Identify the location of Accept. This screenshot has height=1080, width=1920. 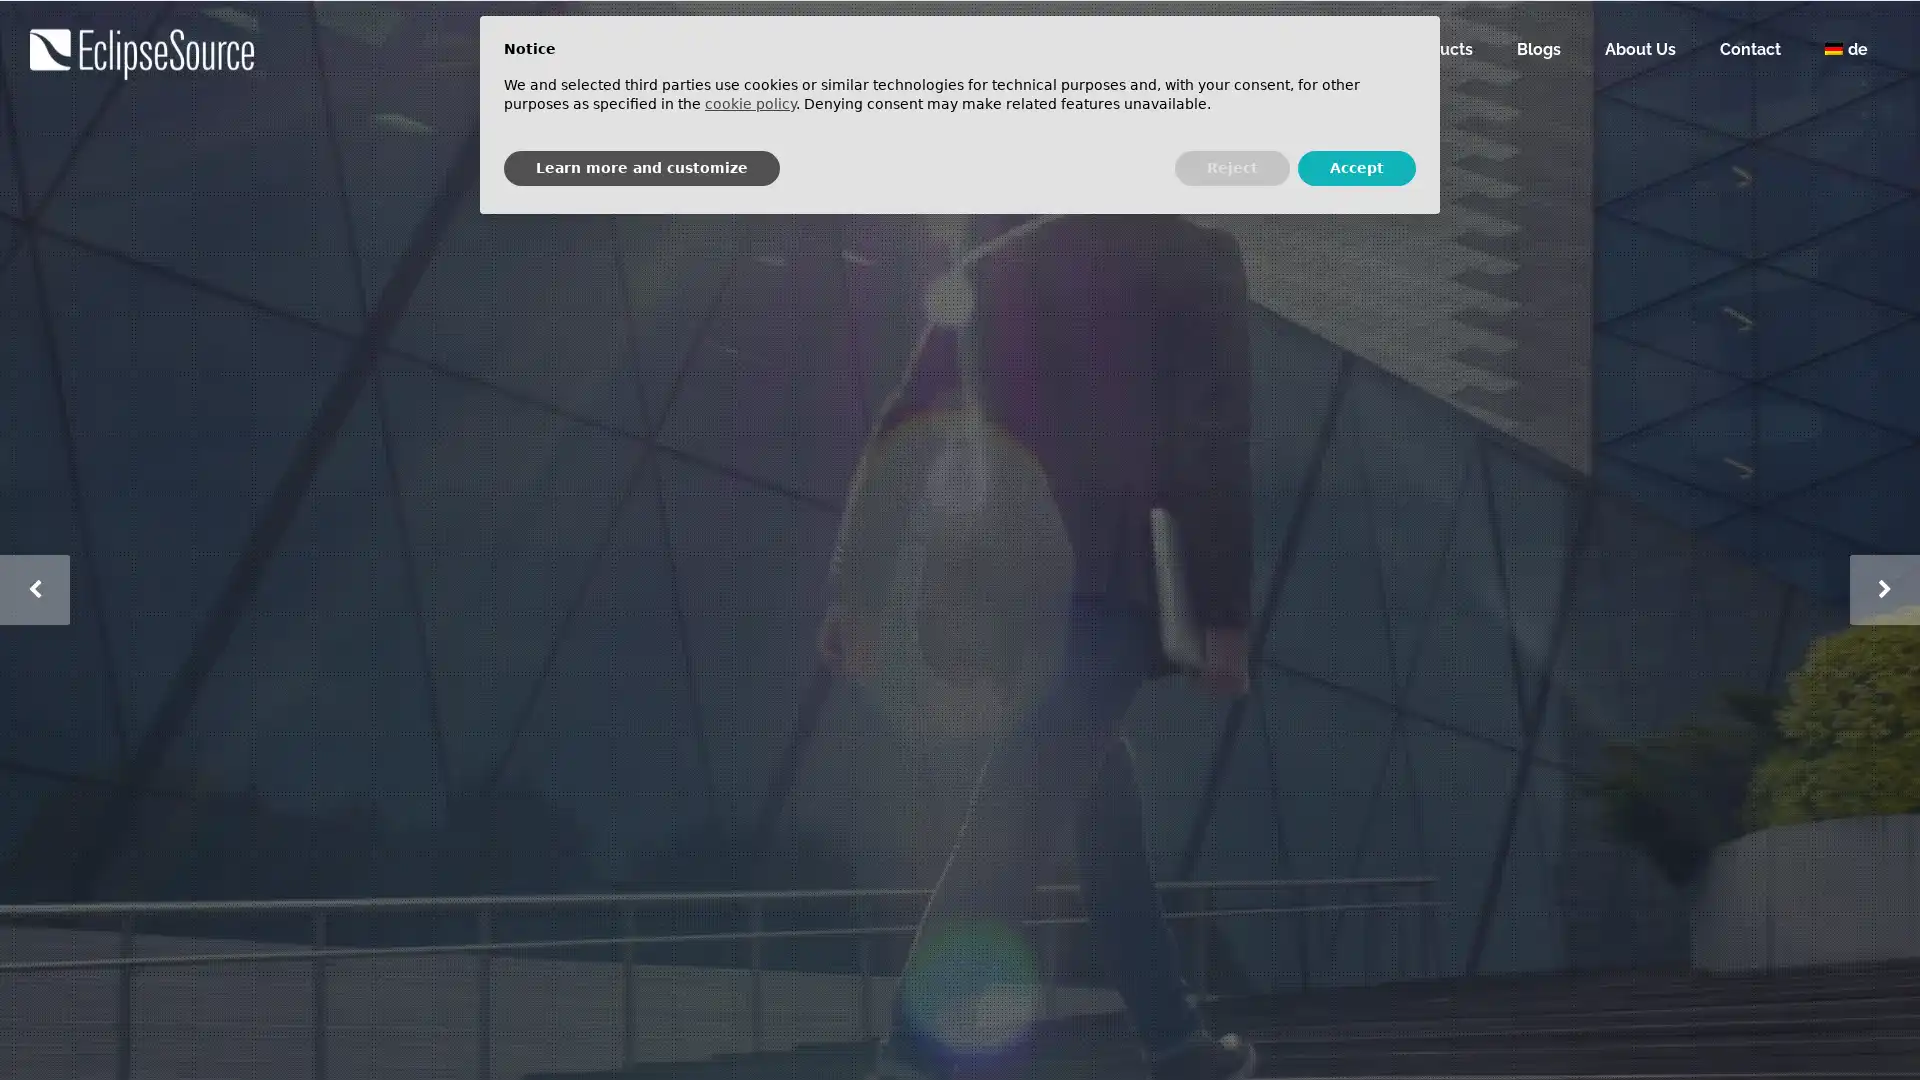
(1357, 167).